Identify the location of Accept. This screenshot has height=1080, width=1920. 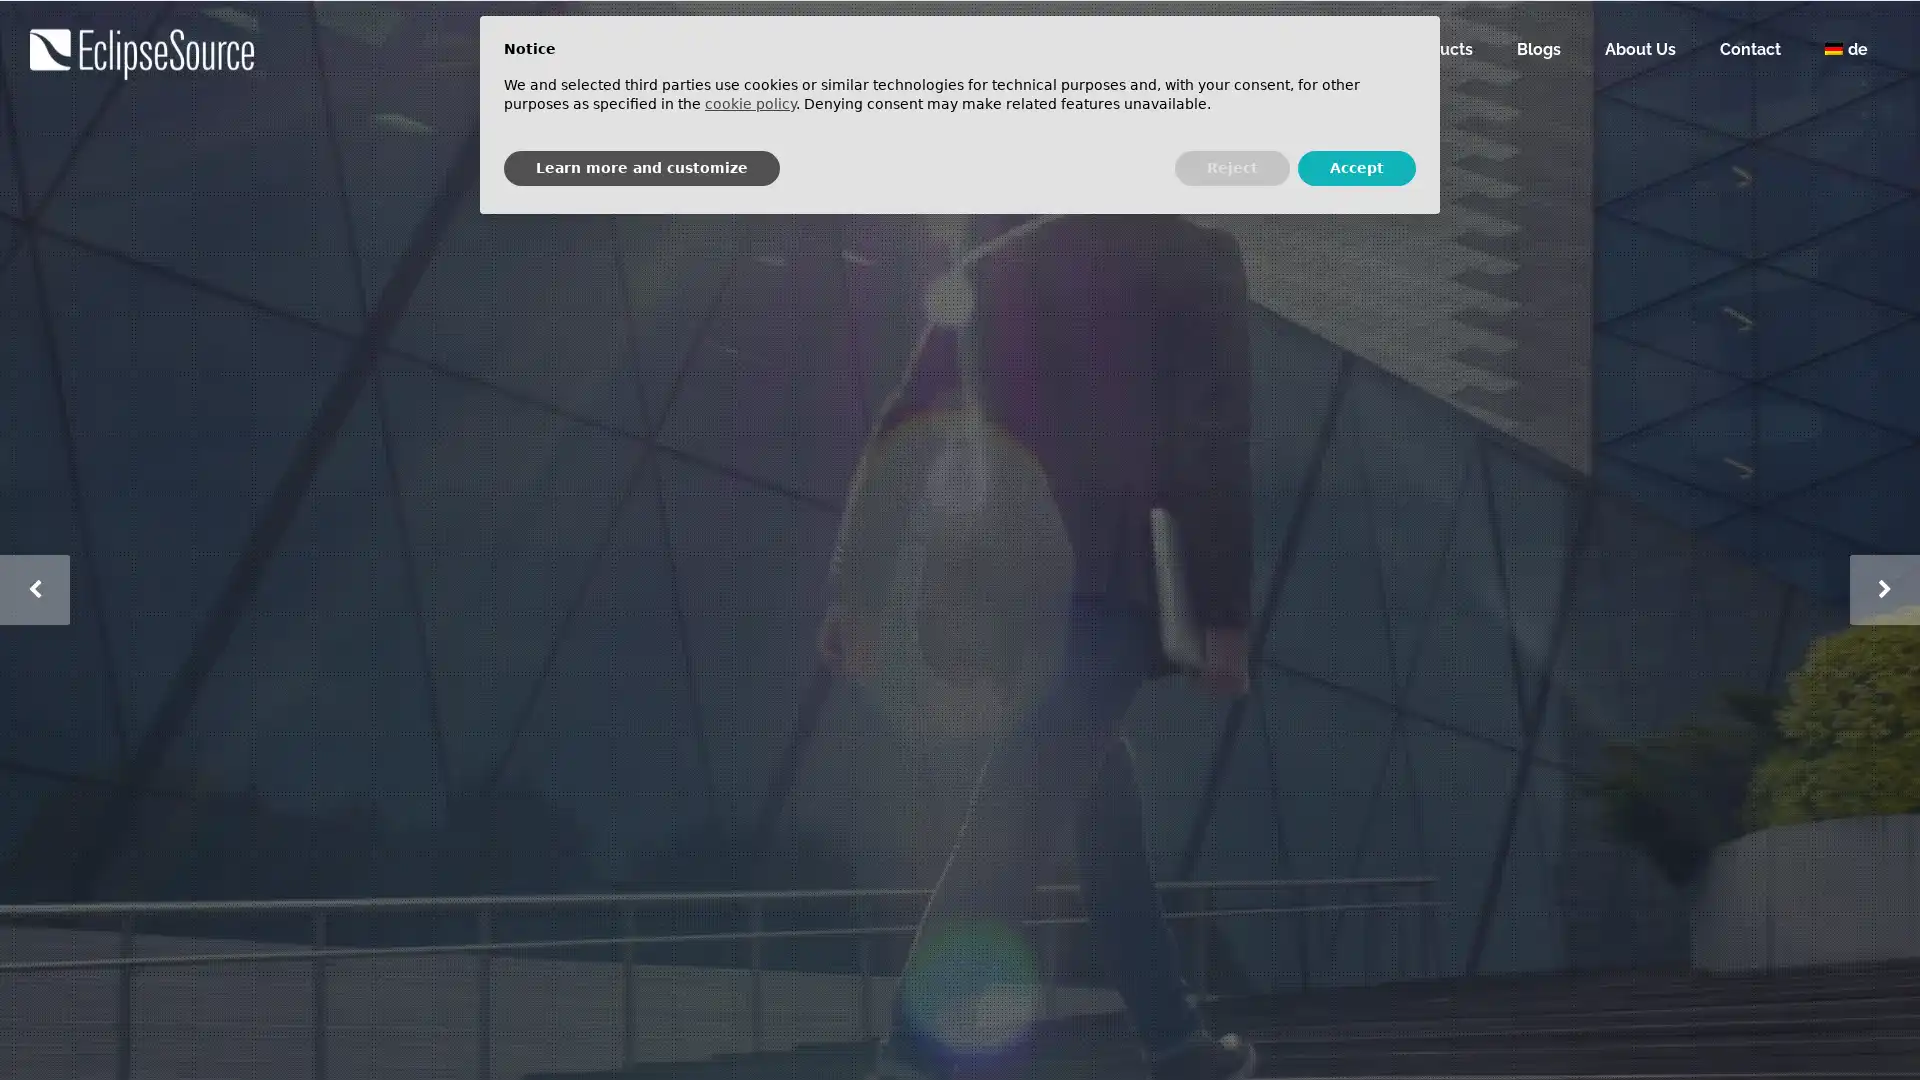
(1357, 167).